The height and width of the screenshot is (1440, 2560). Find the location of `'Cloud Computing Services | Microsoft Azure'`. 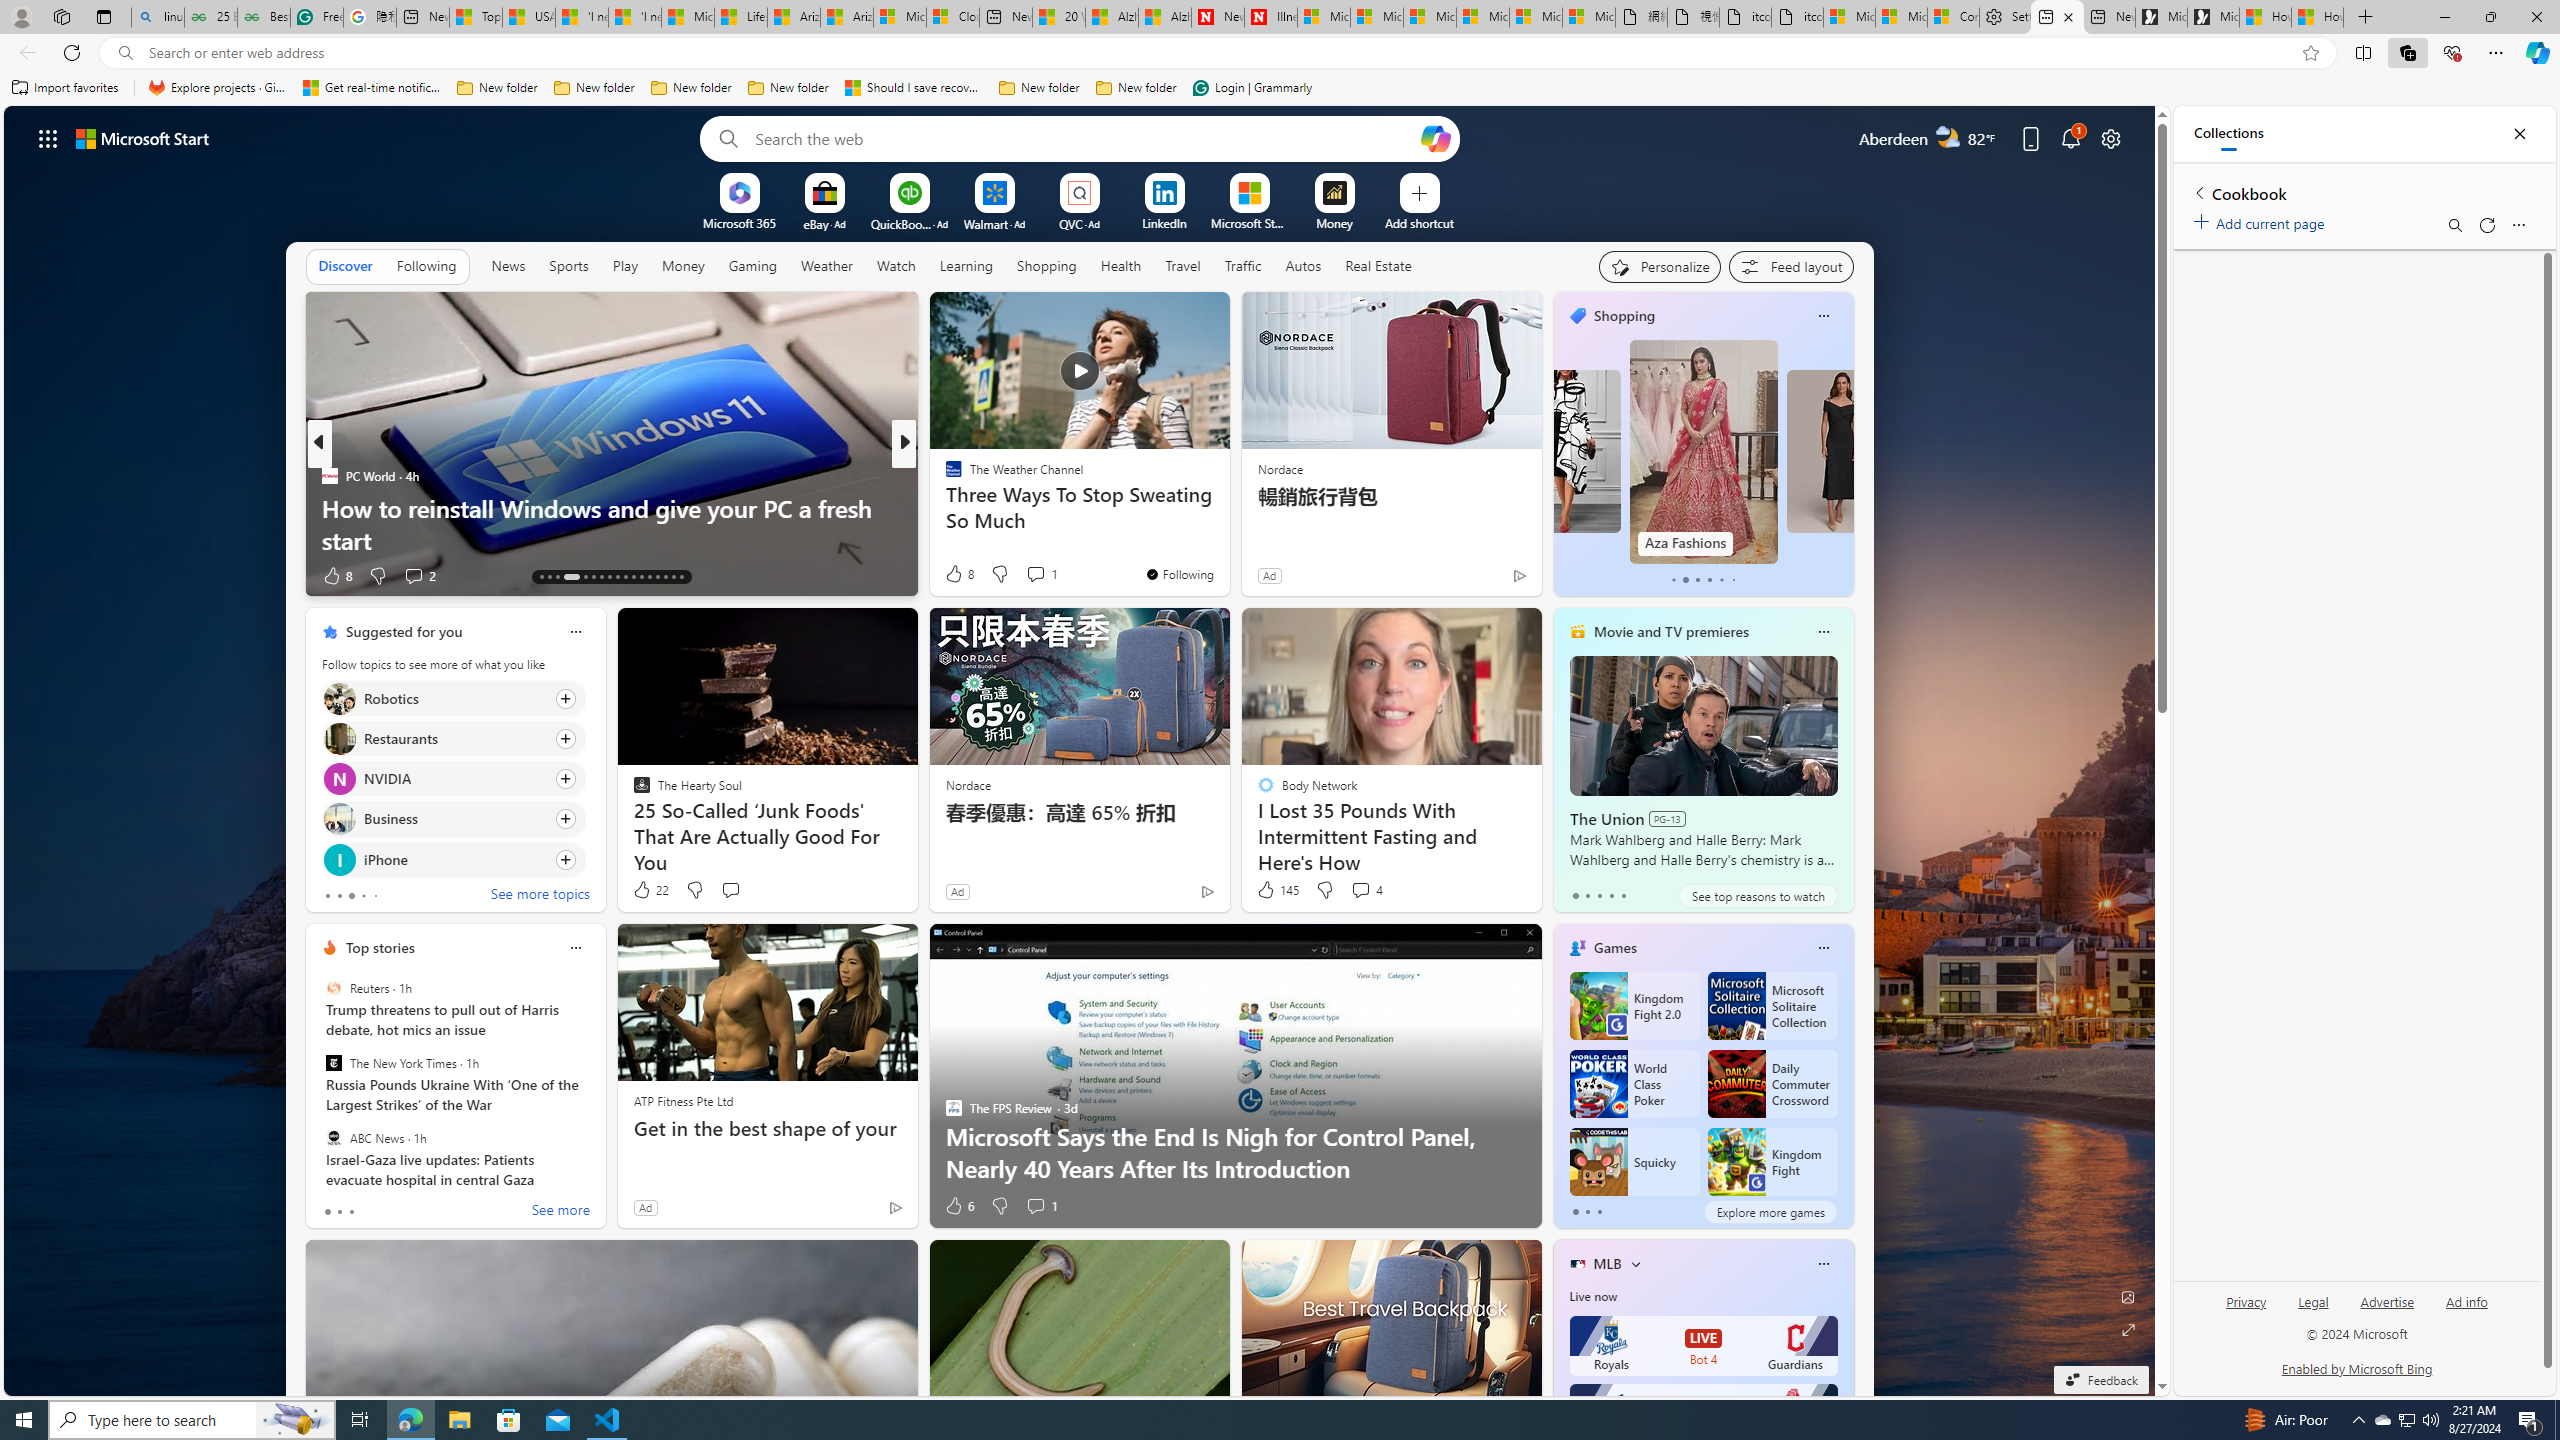

'Cloud Computing Services | Microsoft Azure' is located at coordinates (953, 16).